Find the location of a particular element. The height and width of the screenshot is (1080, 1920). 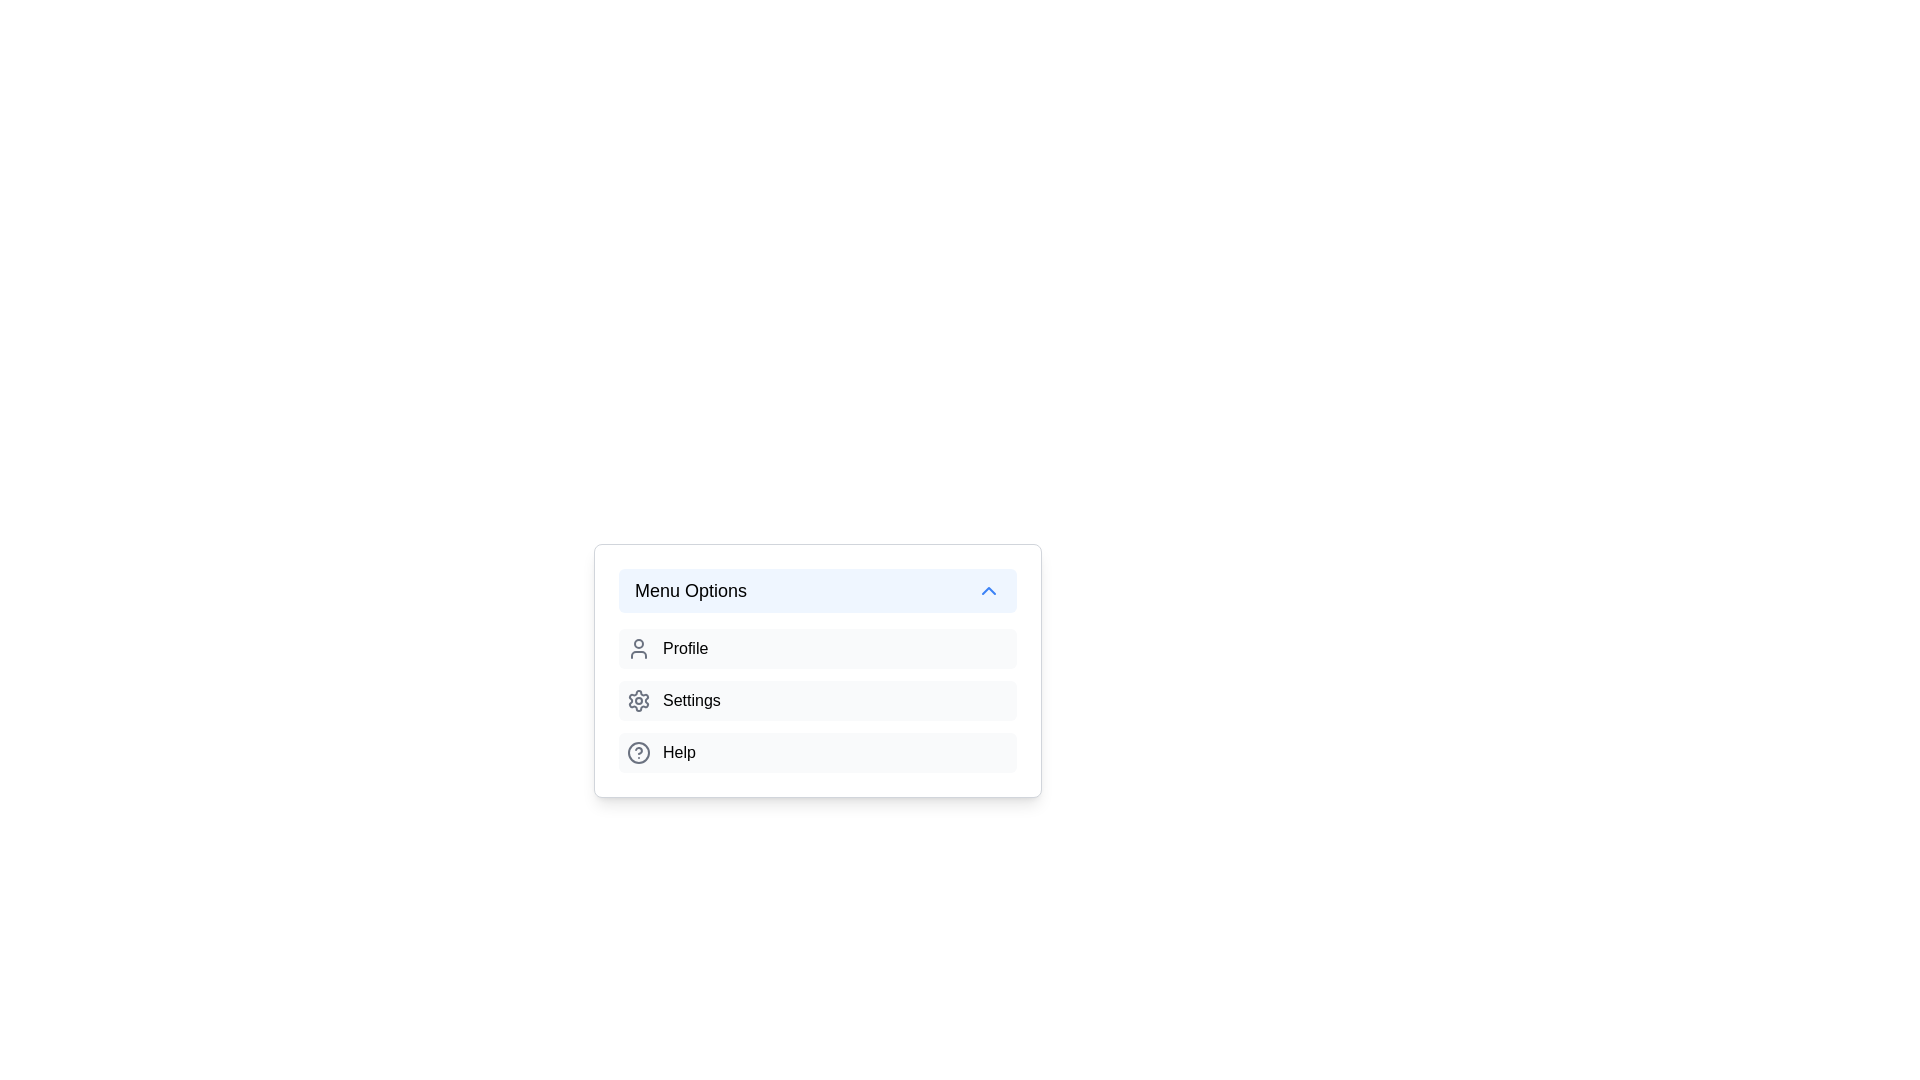

the 'Settings' button in the menu options is located at coordinates (817, 700).